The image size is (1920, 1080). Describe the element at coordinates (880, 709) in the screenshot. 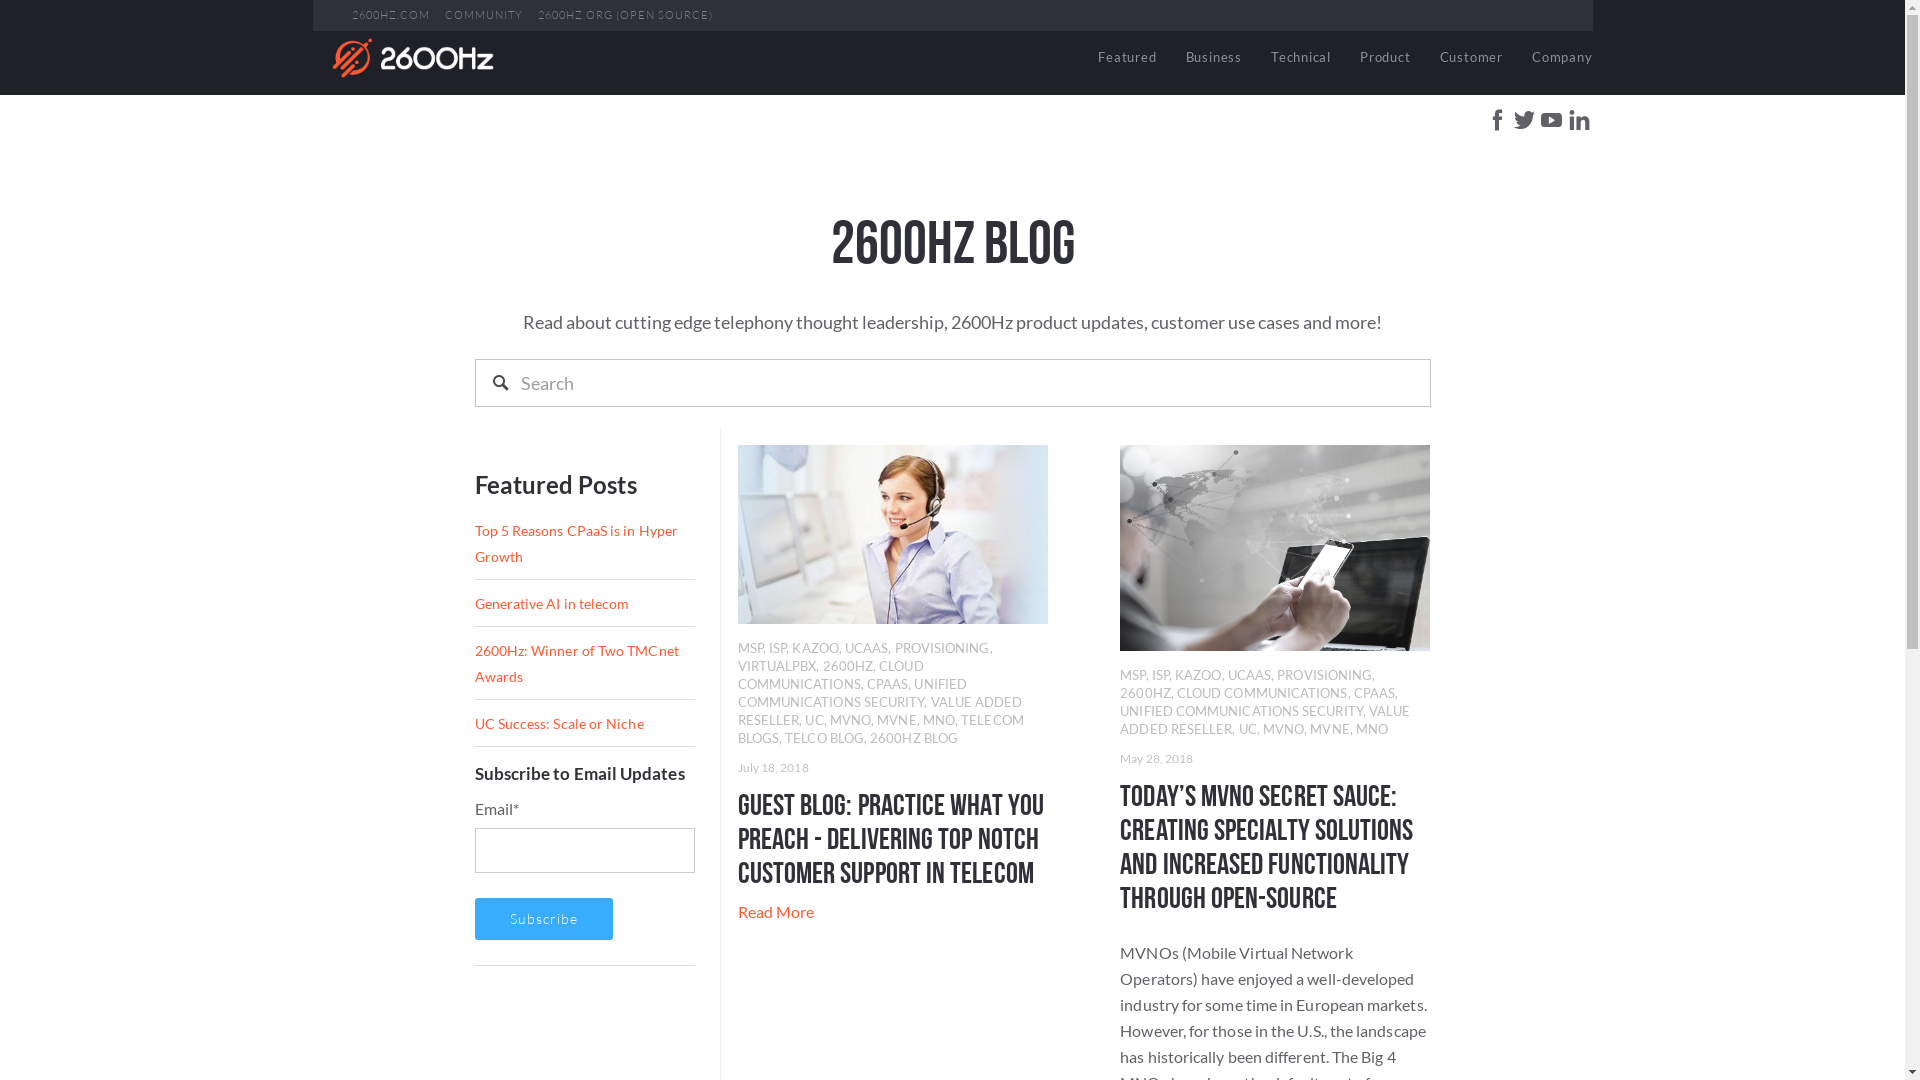

I see `'VALUE ADDED RESELLER'` at that location.